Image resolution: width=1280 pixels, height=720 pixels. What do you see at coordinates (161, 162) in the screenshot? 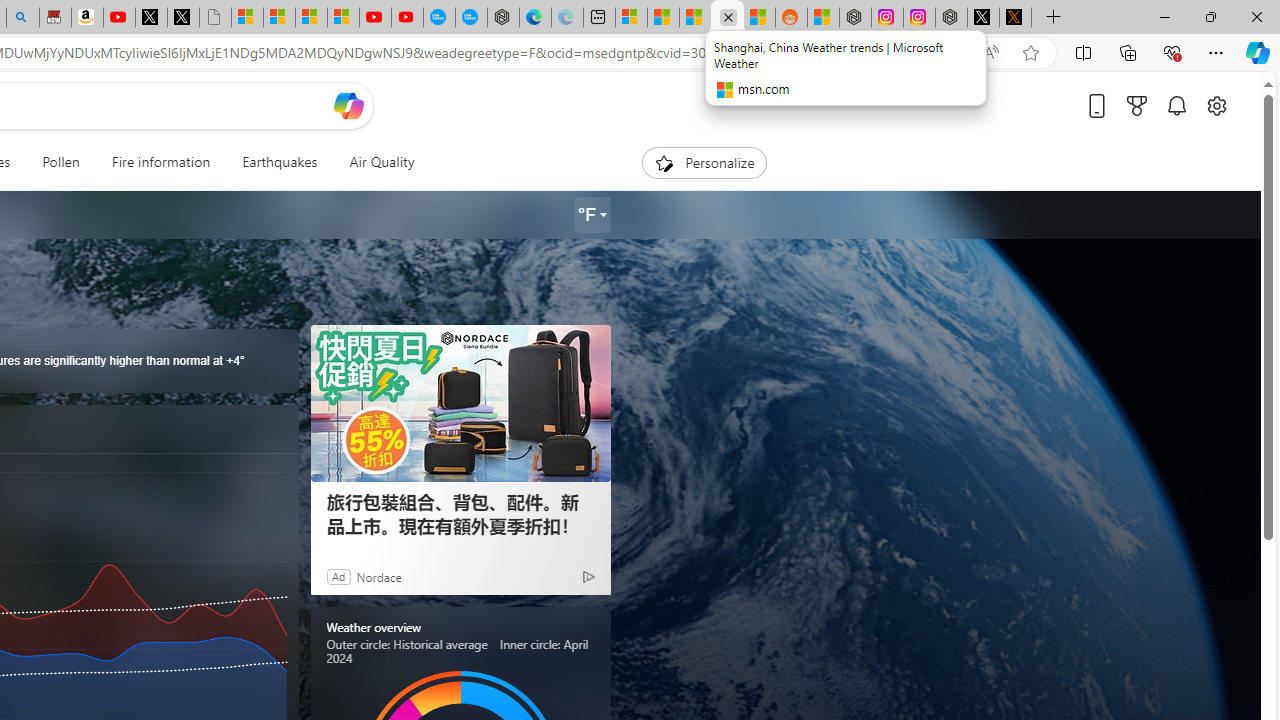
I see `'Fire information'` at bounding box center [161, 162].